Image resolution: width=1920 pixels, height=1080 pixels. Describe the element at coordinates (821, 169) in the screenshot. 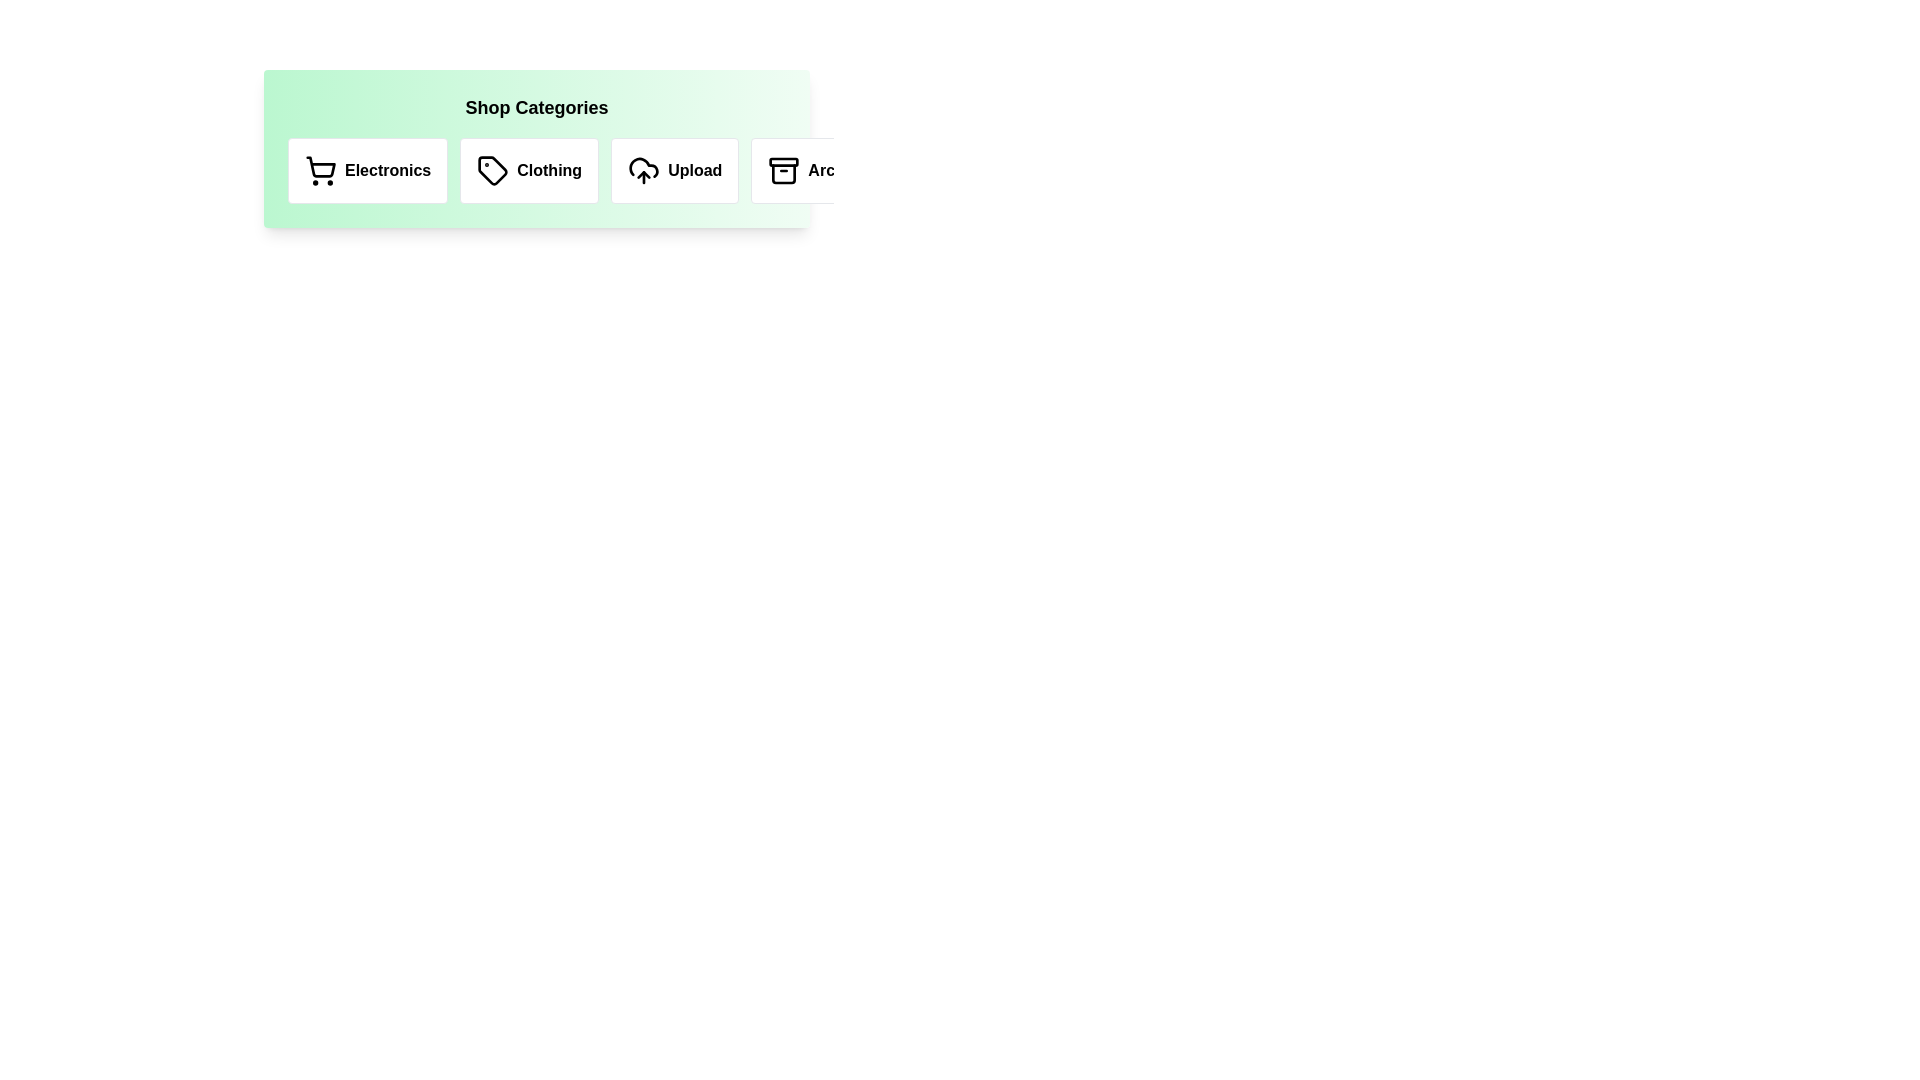

I see `the Archives category icon to trigger its hover effect` at that location.